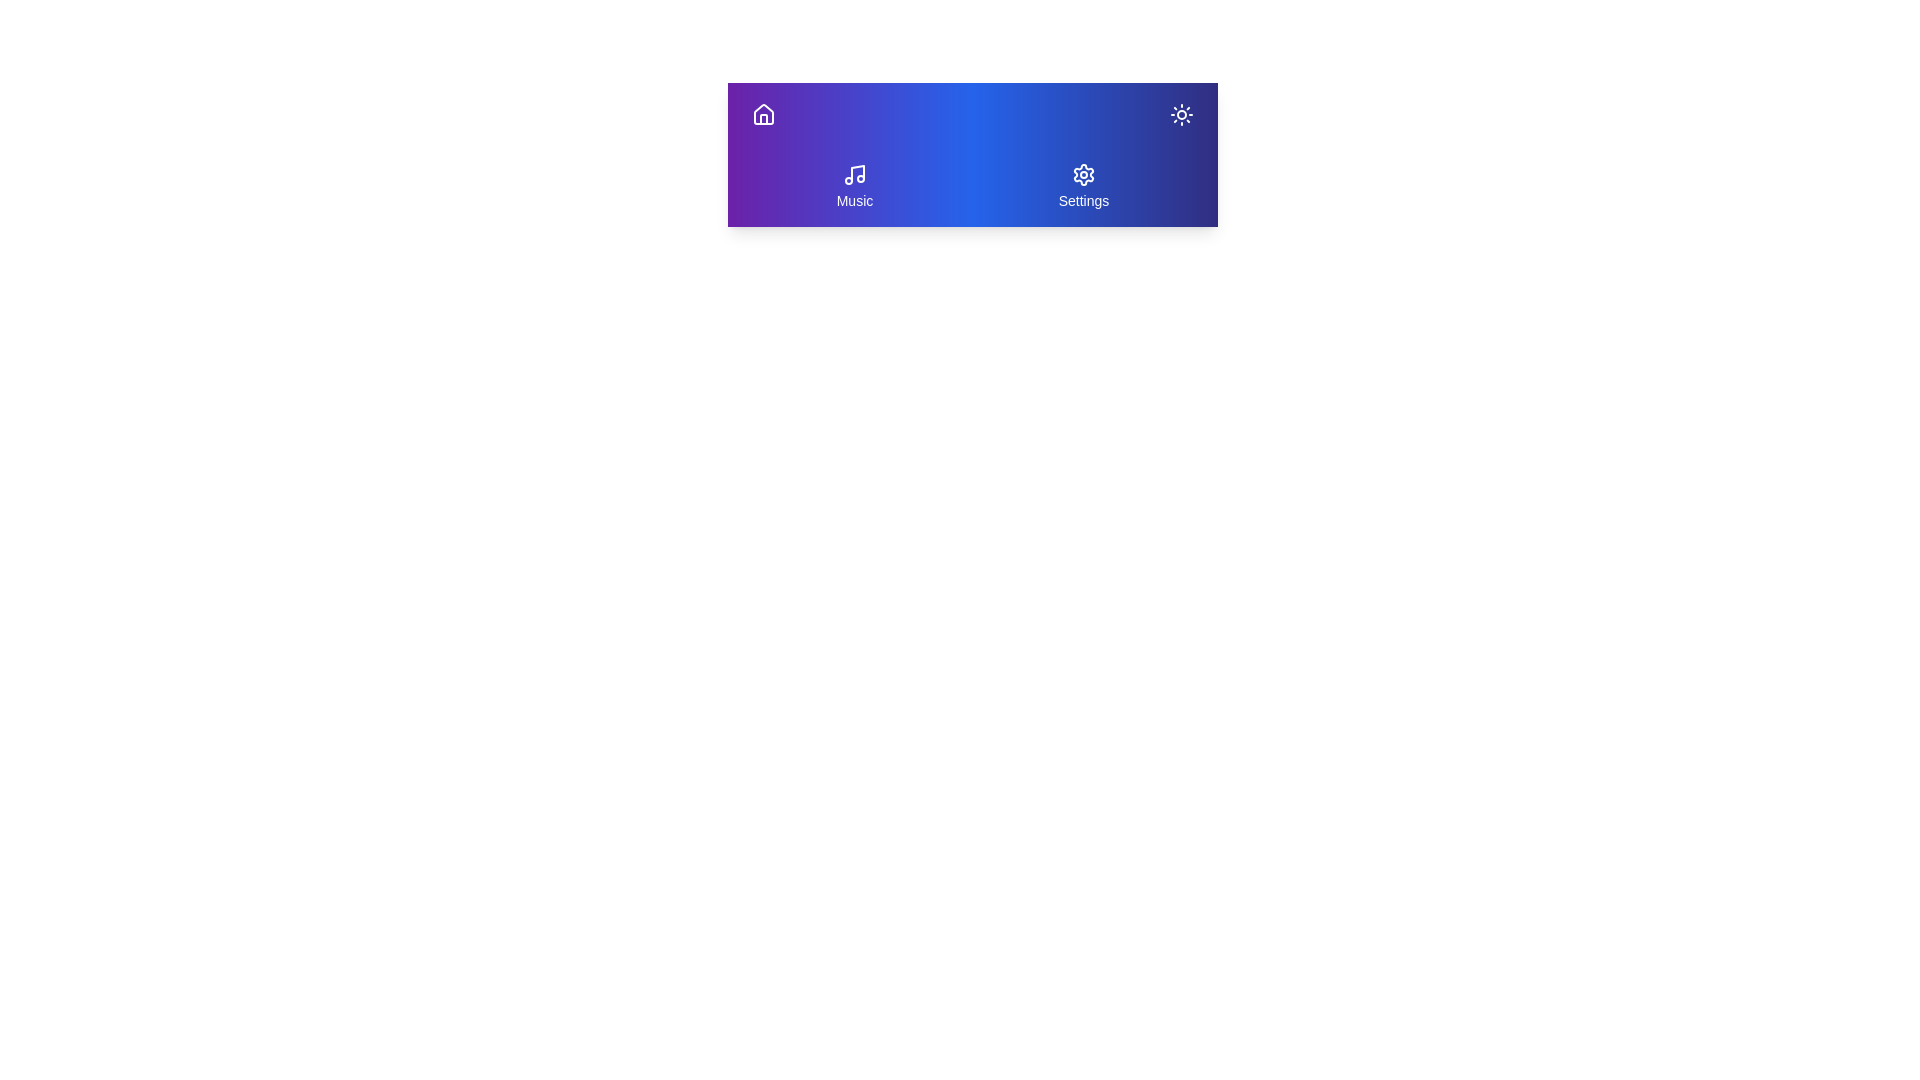 Image resolution: width=1920 pixels, height=1080 pixels. Describe the element at coordinates (1082, 186) in the screenshot. I see `the 'Settings' button to navigate to the settings page` at that location.